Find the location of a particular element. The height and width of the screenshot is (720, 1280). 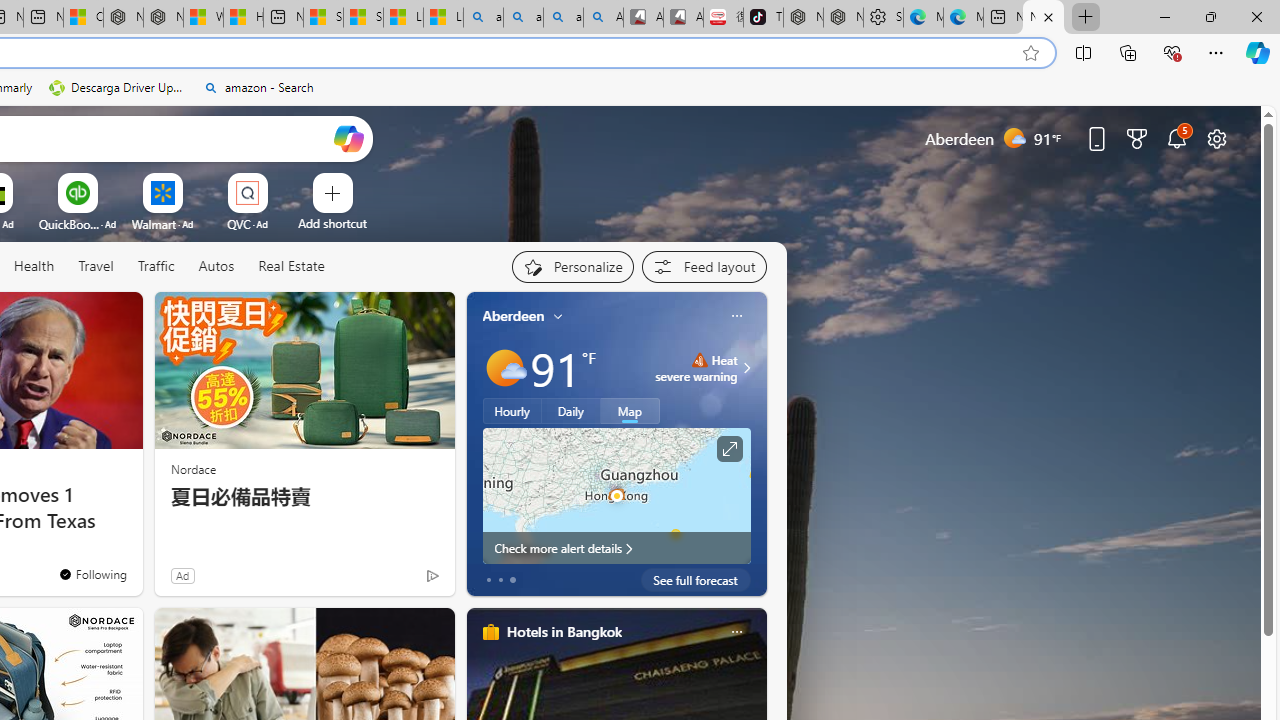

'Travel' is located at coordinates (95, 266).